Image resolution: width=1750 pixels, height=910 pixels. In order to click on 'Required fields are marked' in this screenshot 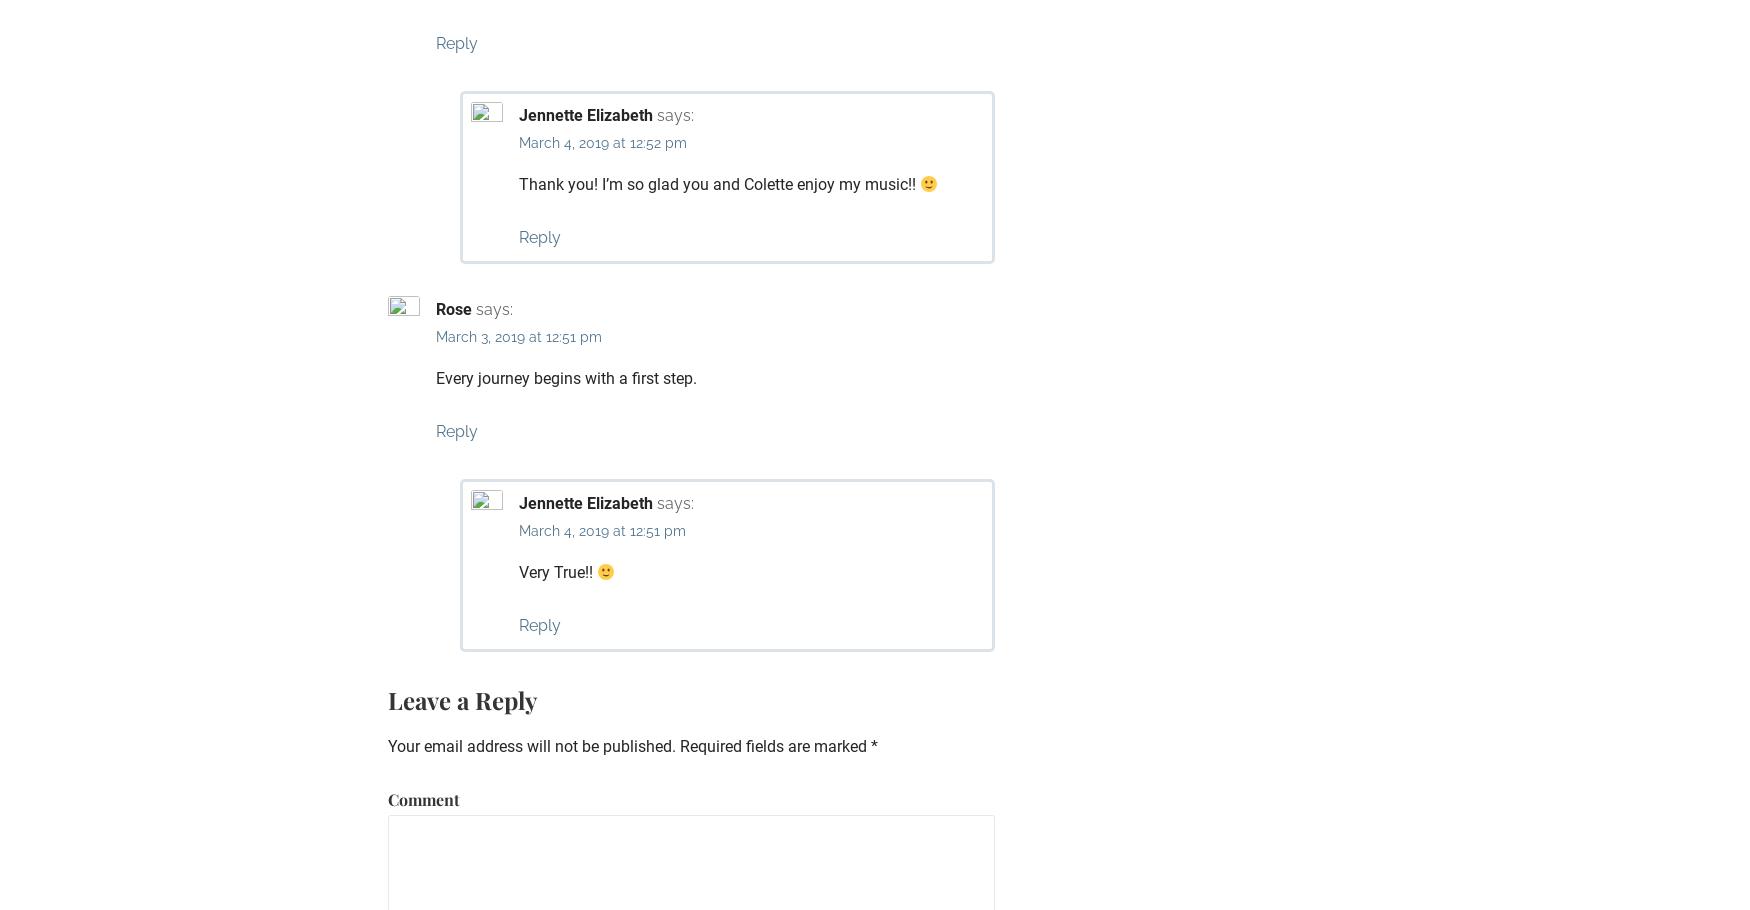, I will do `click(772, 745)`.